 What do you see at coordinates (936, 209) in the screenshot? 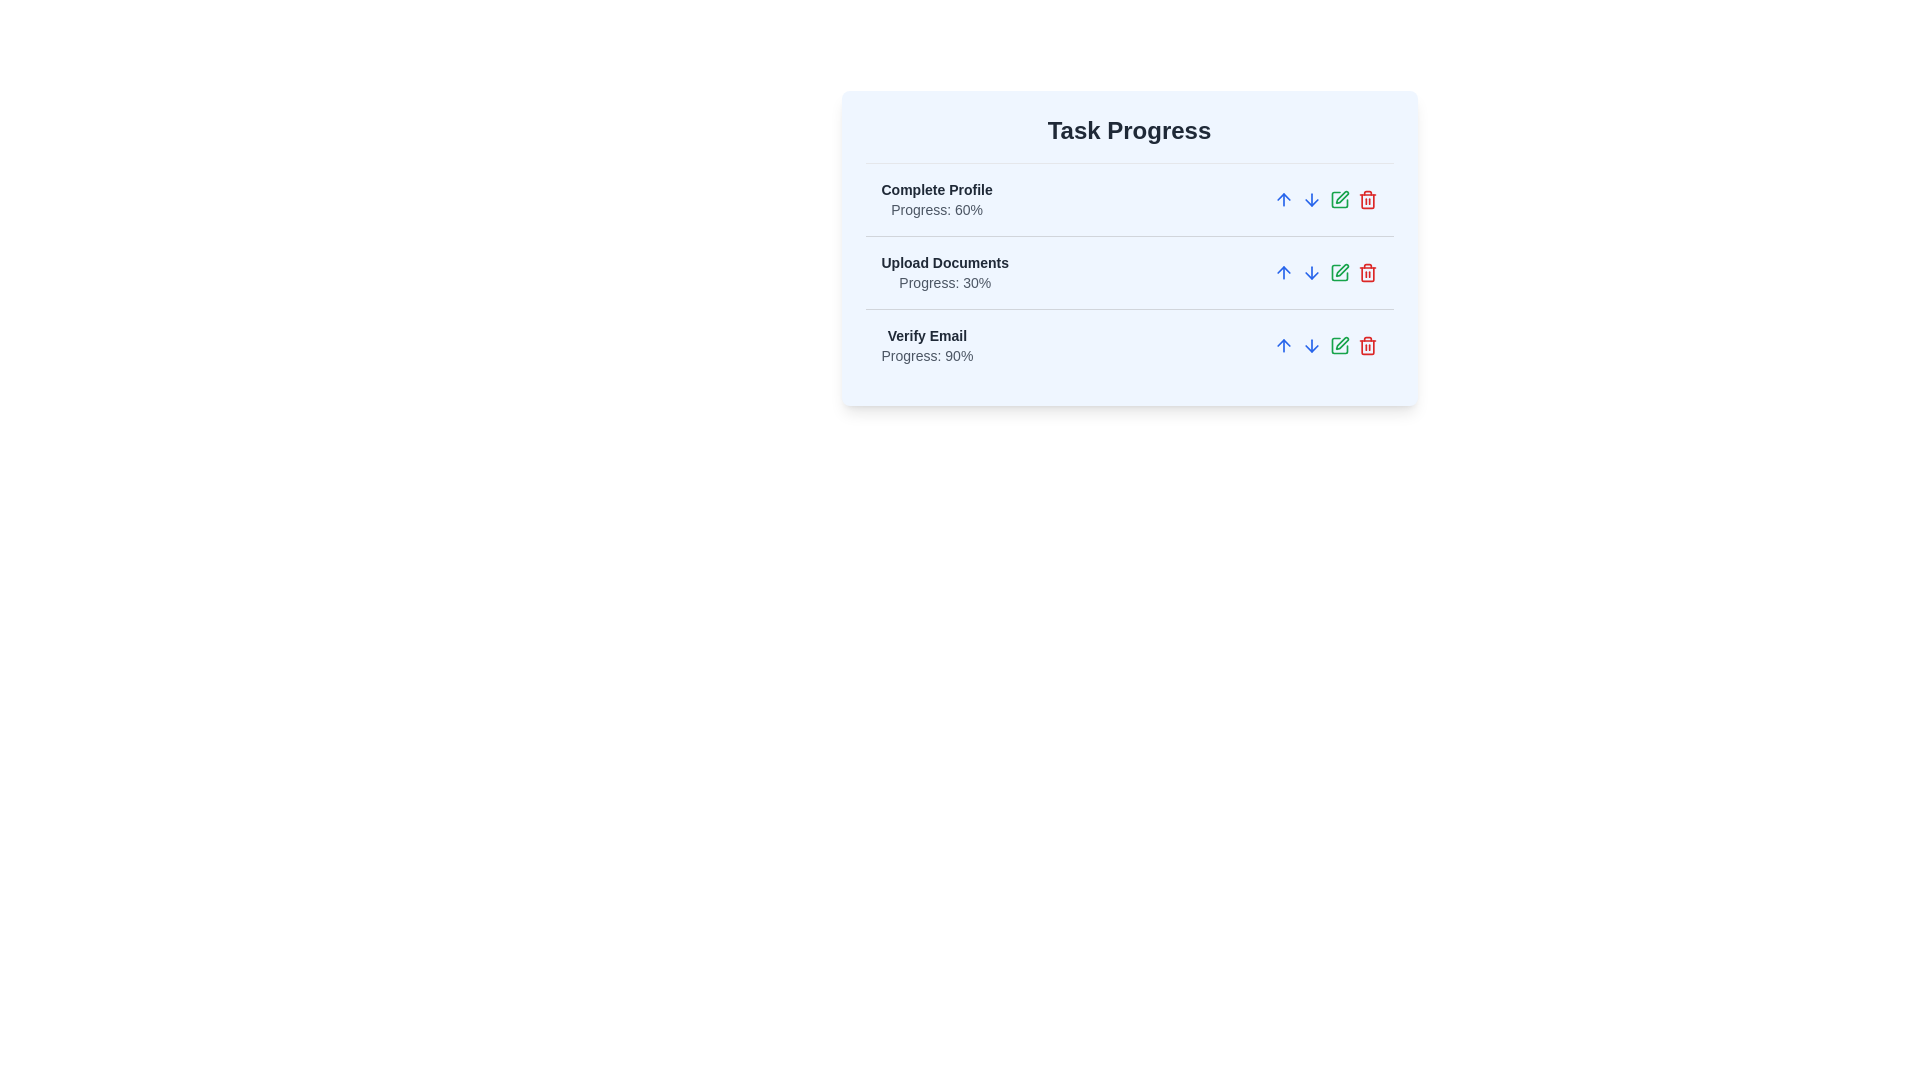
I see `the text label displaying 'Progress: 60%' which is located below the 'Complete Profile' text in the task card layout` at bounding box center [936, 209].